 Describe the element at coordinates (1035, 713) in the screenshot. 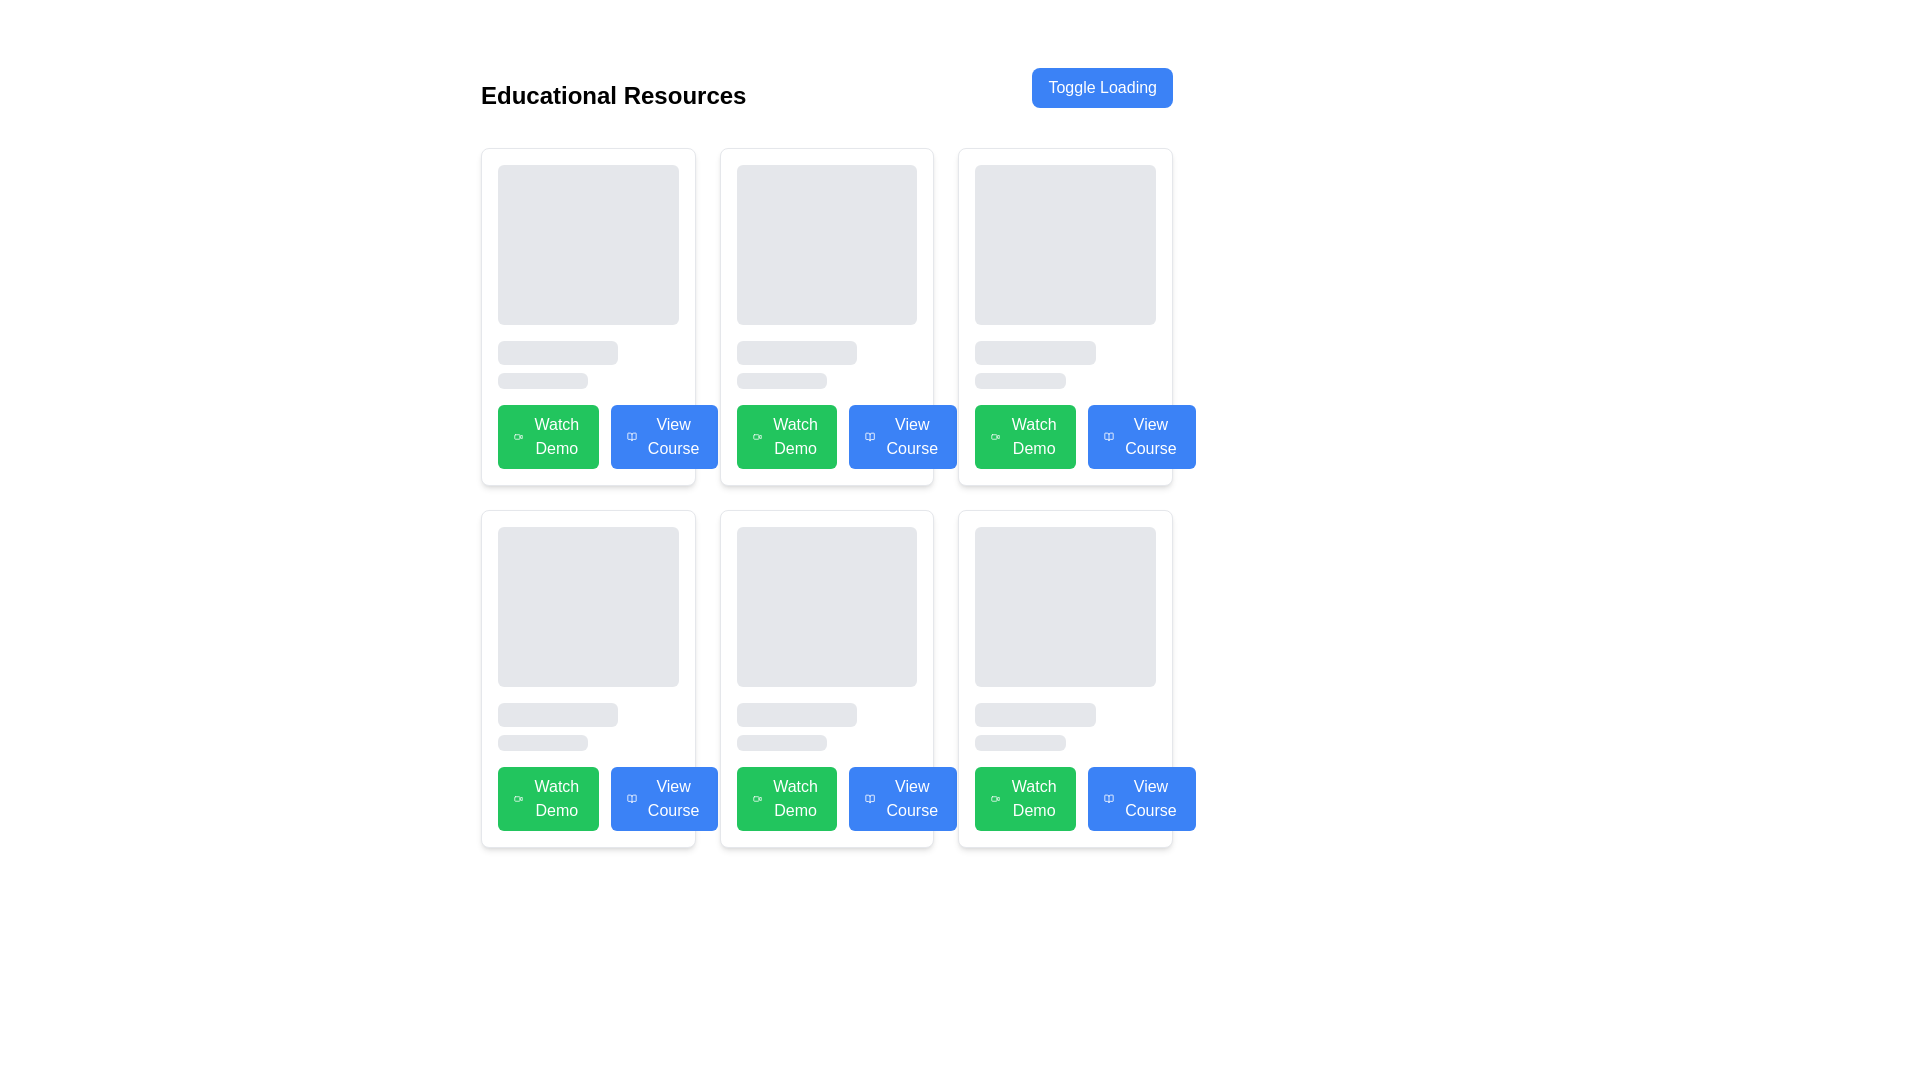

I see `the Placeholder block located in the bottom-right card of the grid layout, which is the second of three sibling elements` at that location.